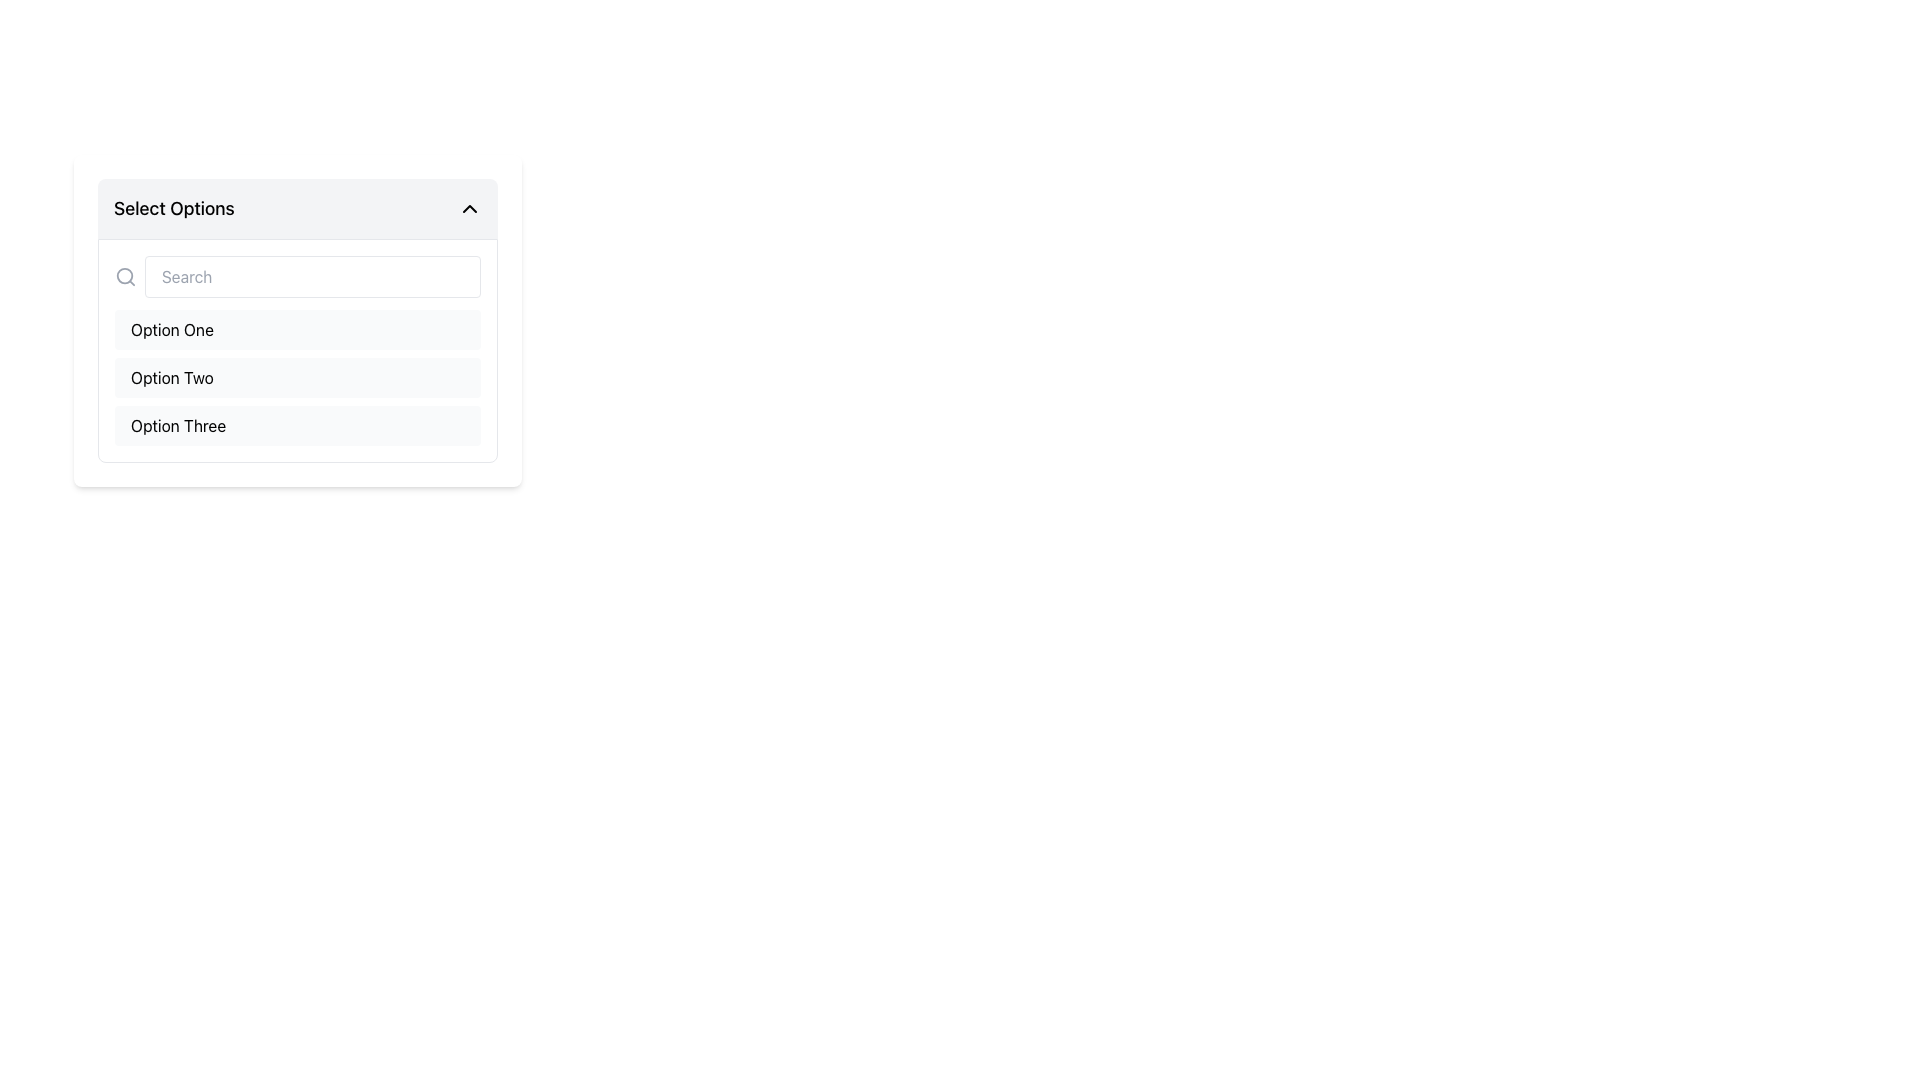  What do you see at coordinates (296, 378) in the screenshot?
I see `the list item labeled 'Option Two'` at bounding box center [296, 378].